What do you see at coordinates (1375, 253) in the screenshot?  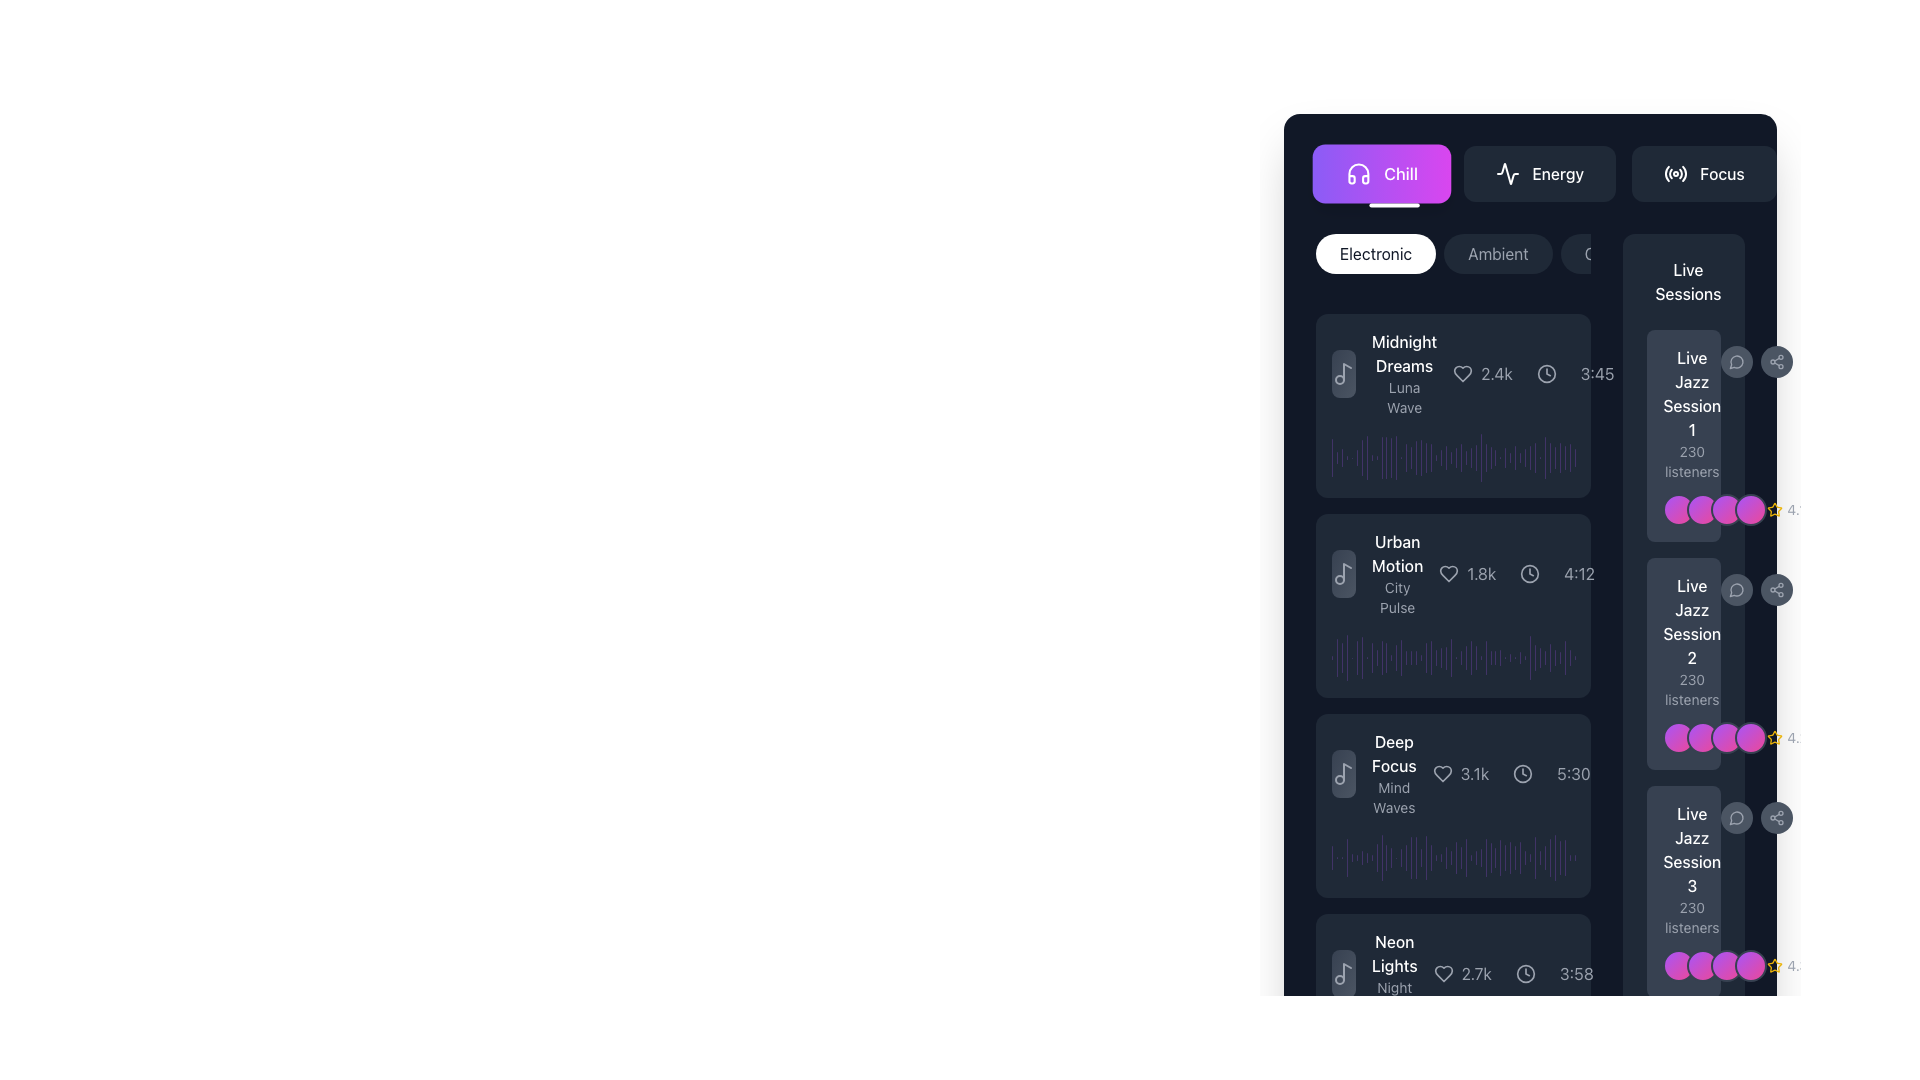 I see `the 'Electronic' music genre button, which is the first button in a horizontal ribbon of category selectors` at bounding box center [1375, 253].